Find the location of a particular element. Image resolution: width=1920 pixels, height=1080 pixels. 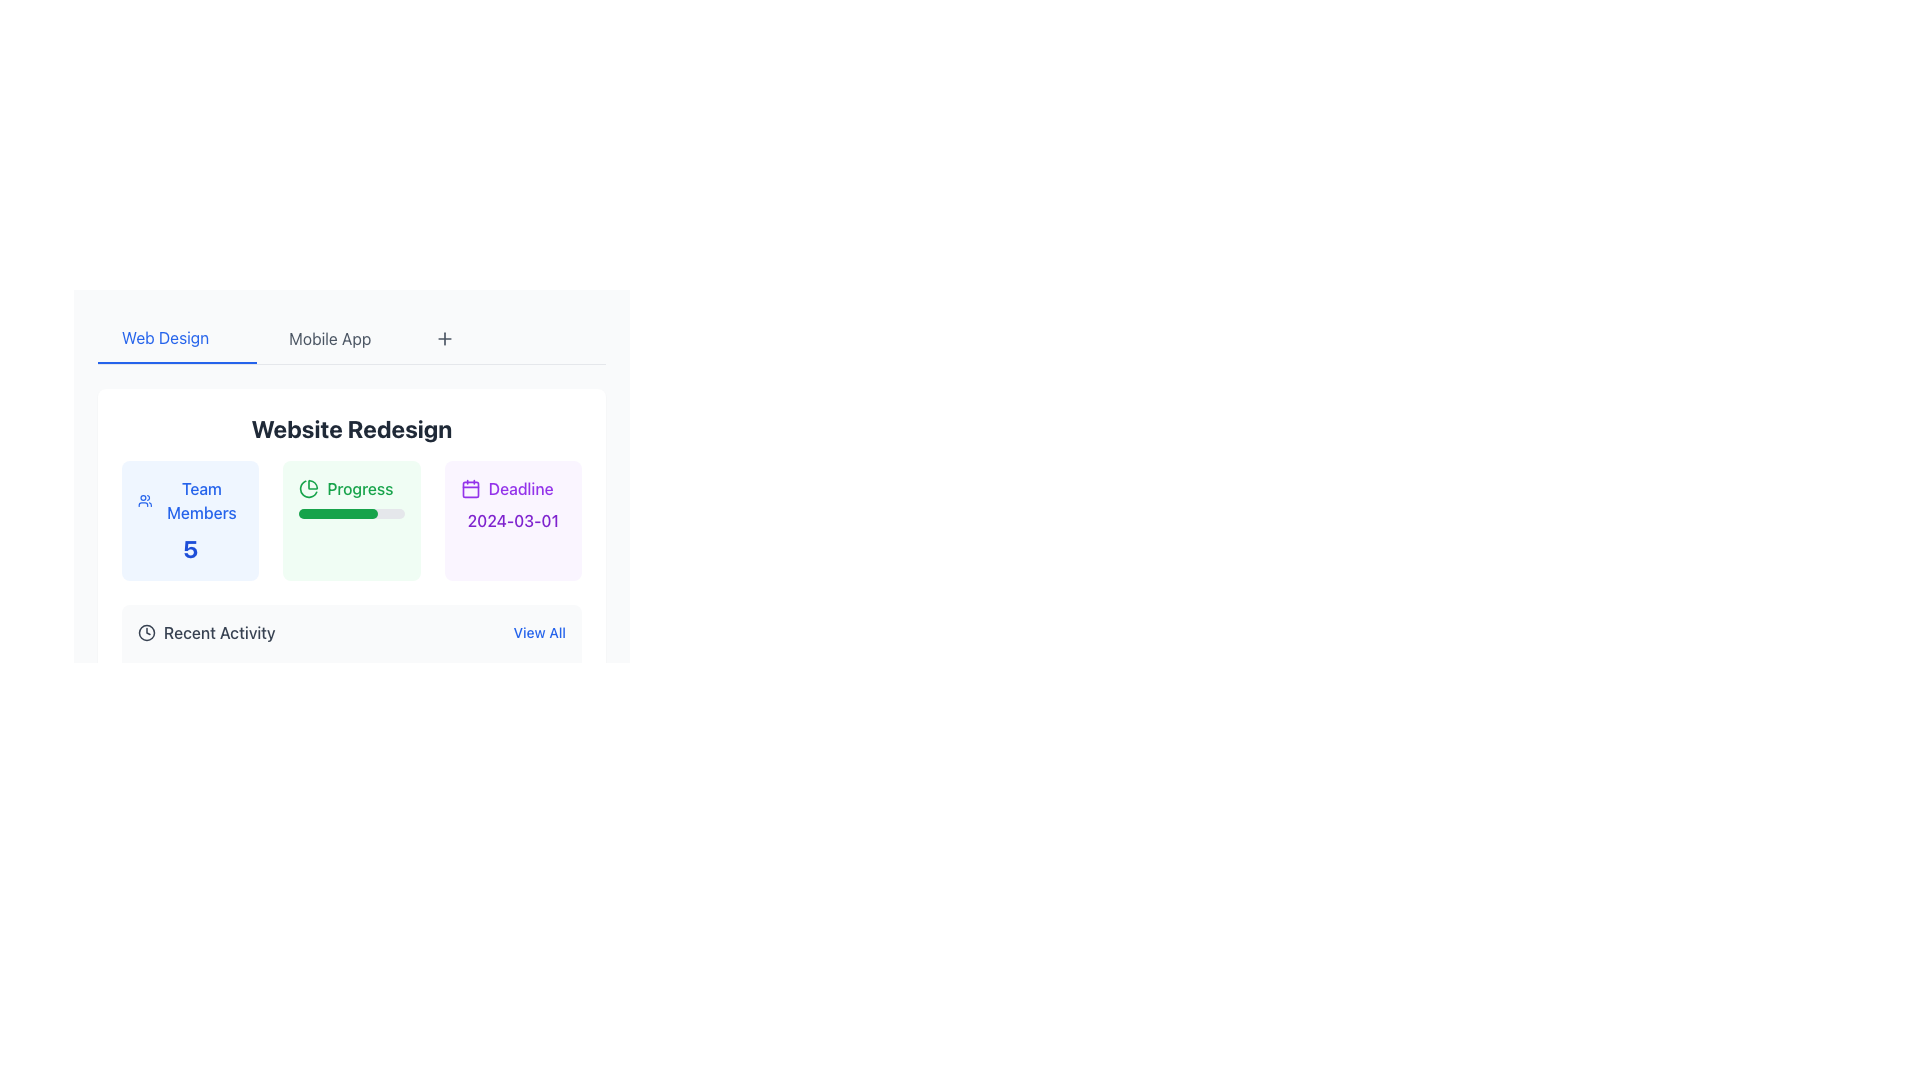

text label that says 'Deadline' with a purple font color, which is located in the top-left corner of the section labeled 'Deadline 2024-03-01' is located at coordinates (513, 489).